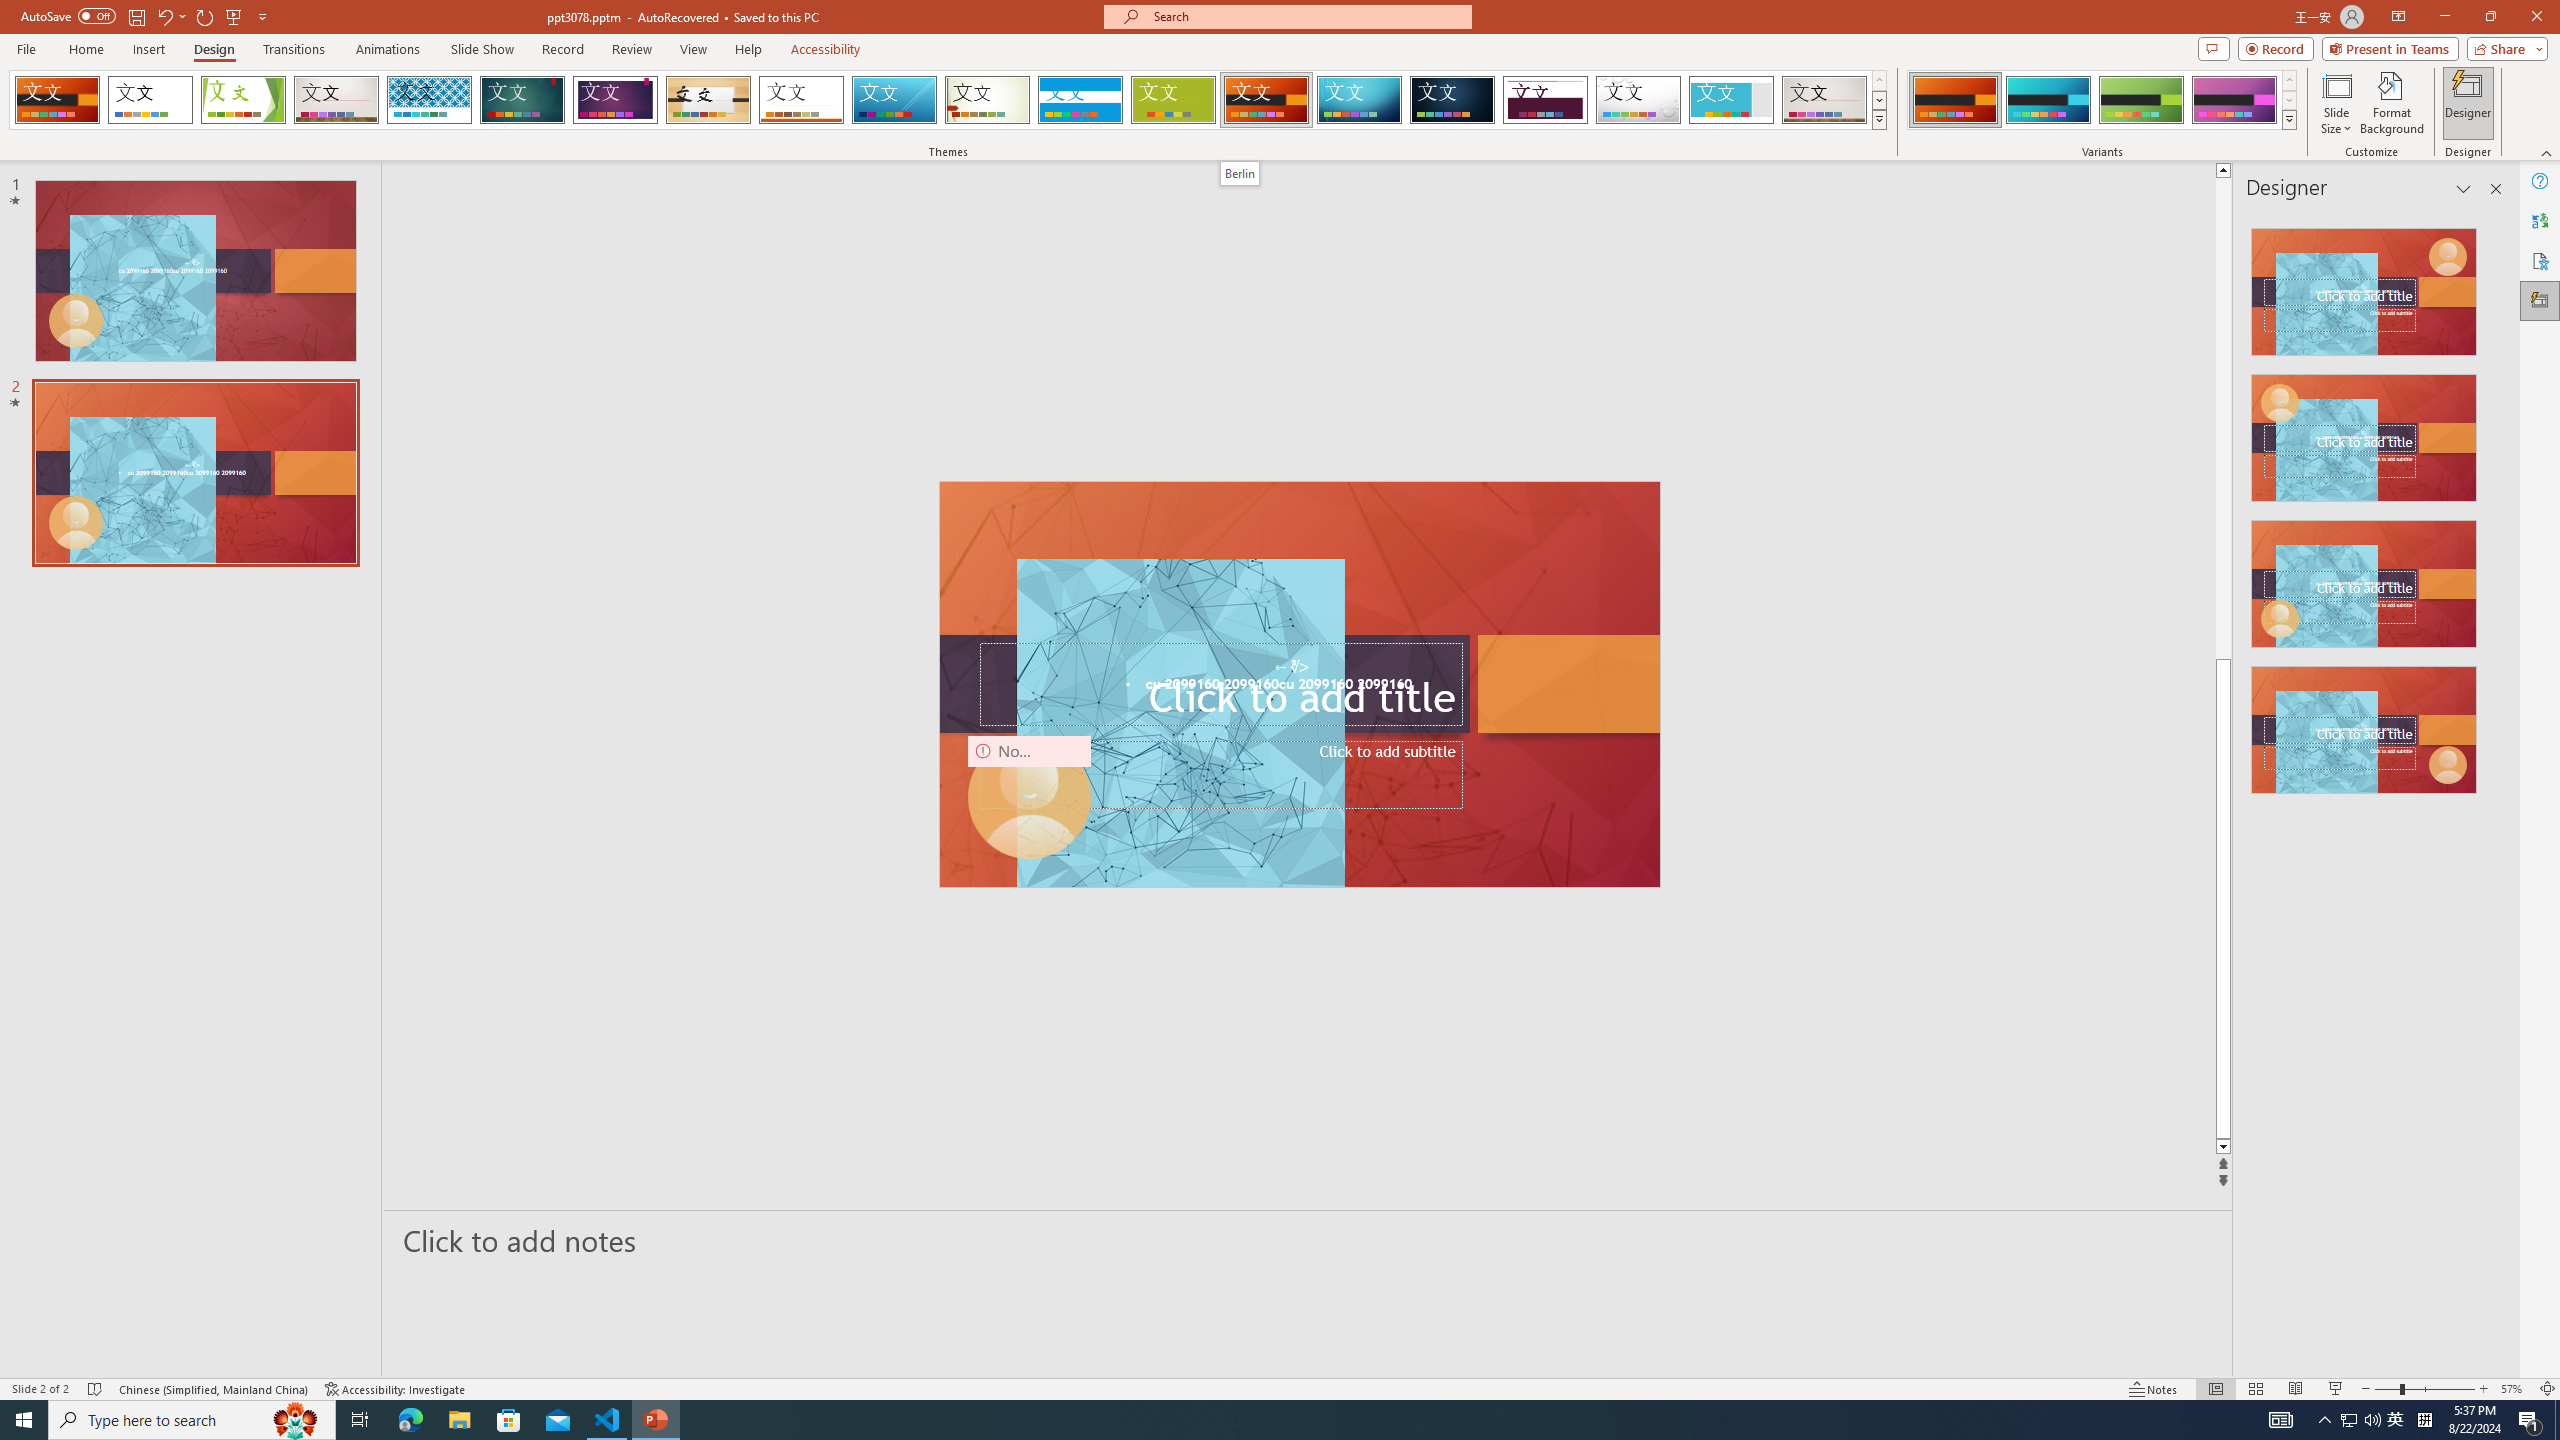  What do you see at coordinates (1954, 99) in the screenshot?
I see `'Berlin Variant 1'` at bounding box center [1954, 99].